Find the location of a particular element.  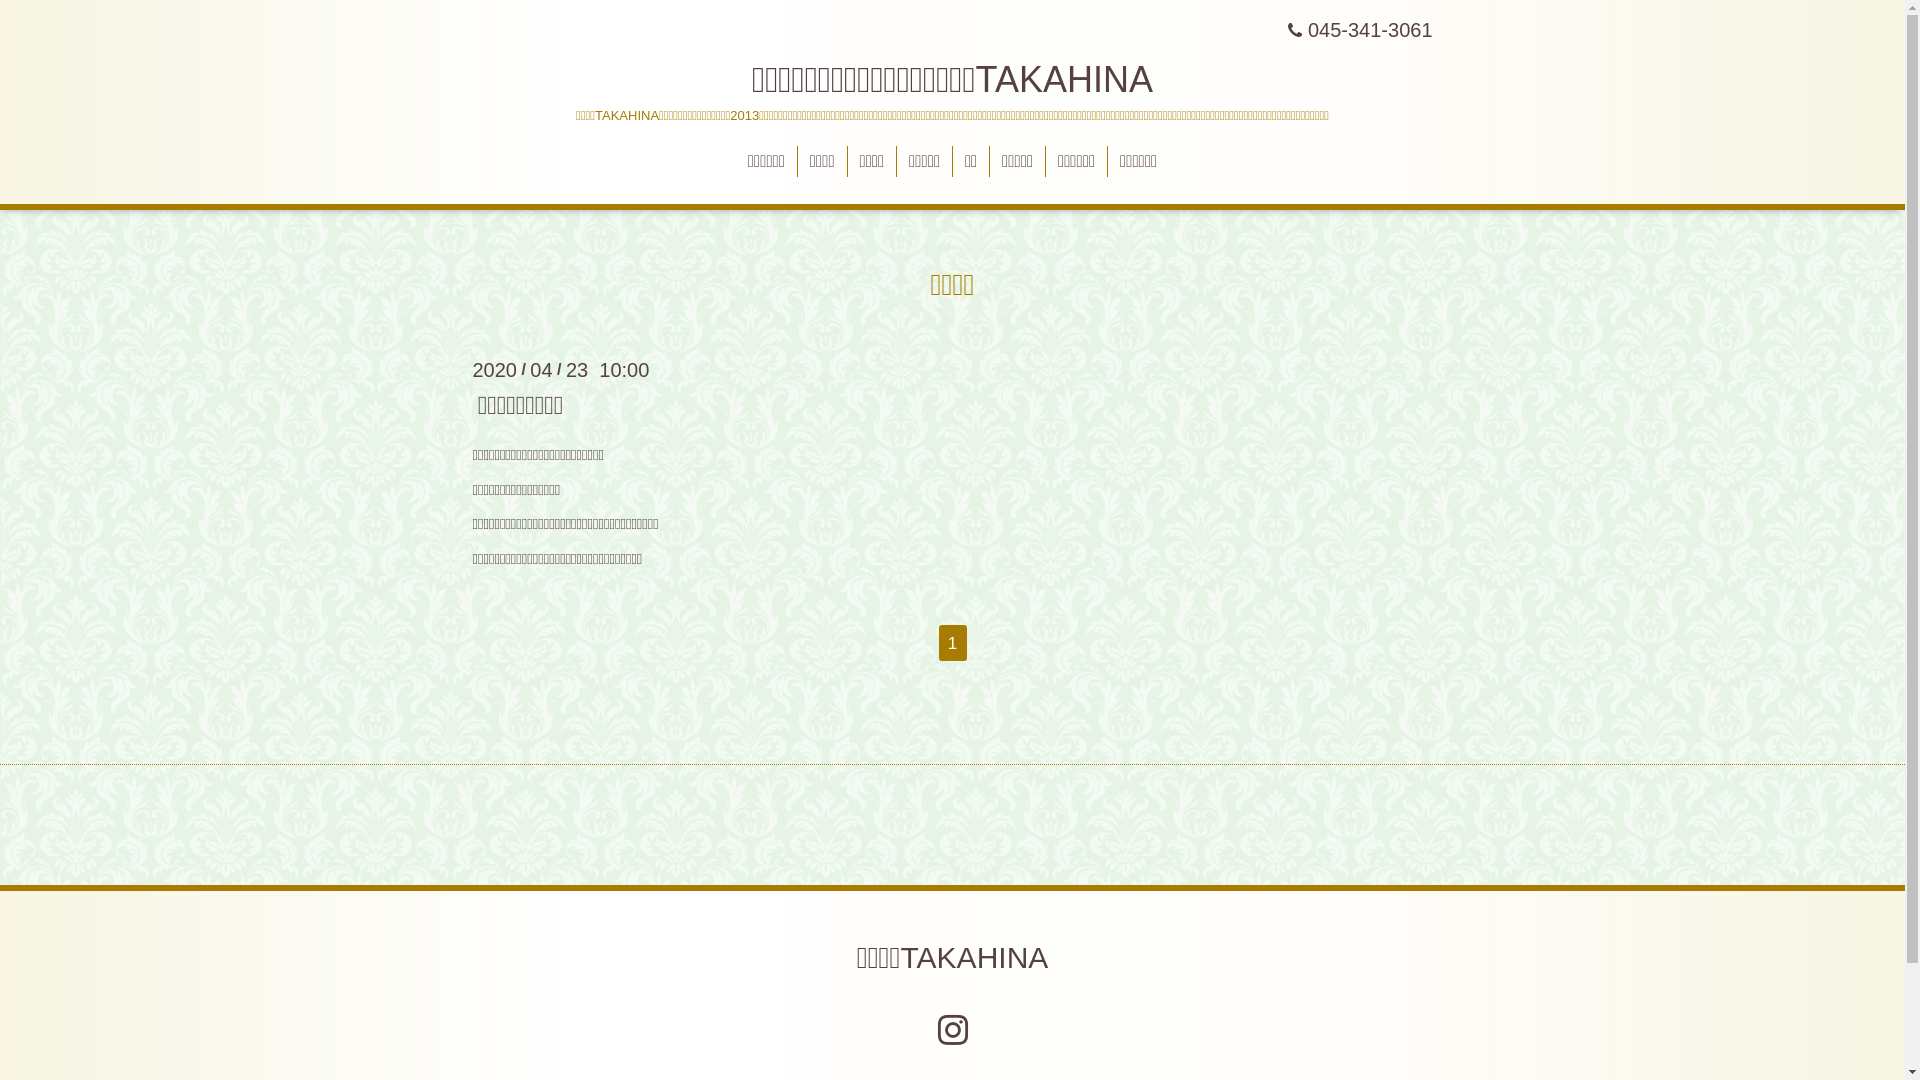

'1' is located at coordinates (950, 643).